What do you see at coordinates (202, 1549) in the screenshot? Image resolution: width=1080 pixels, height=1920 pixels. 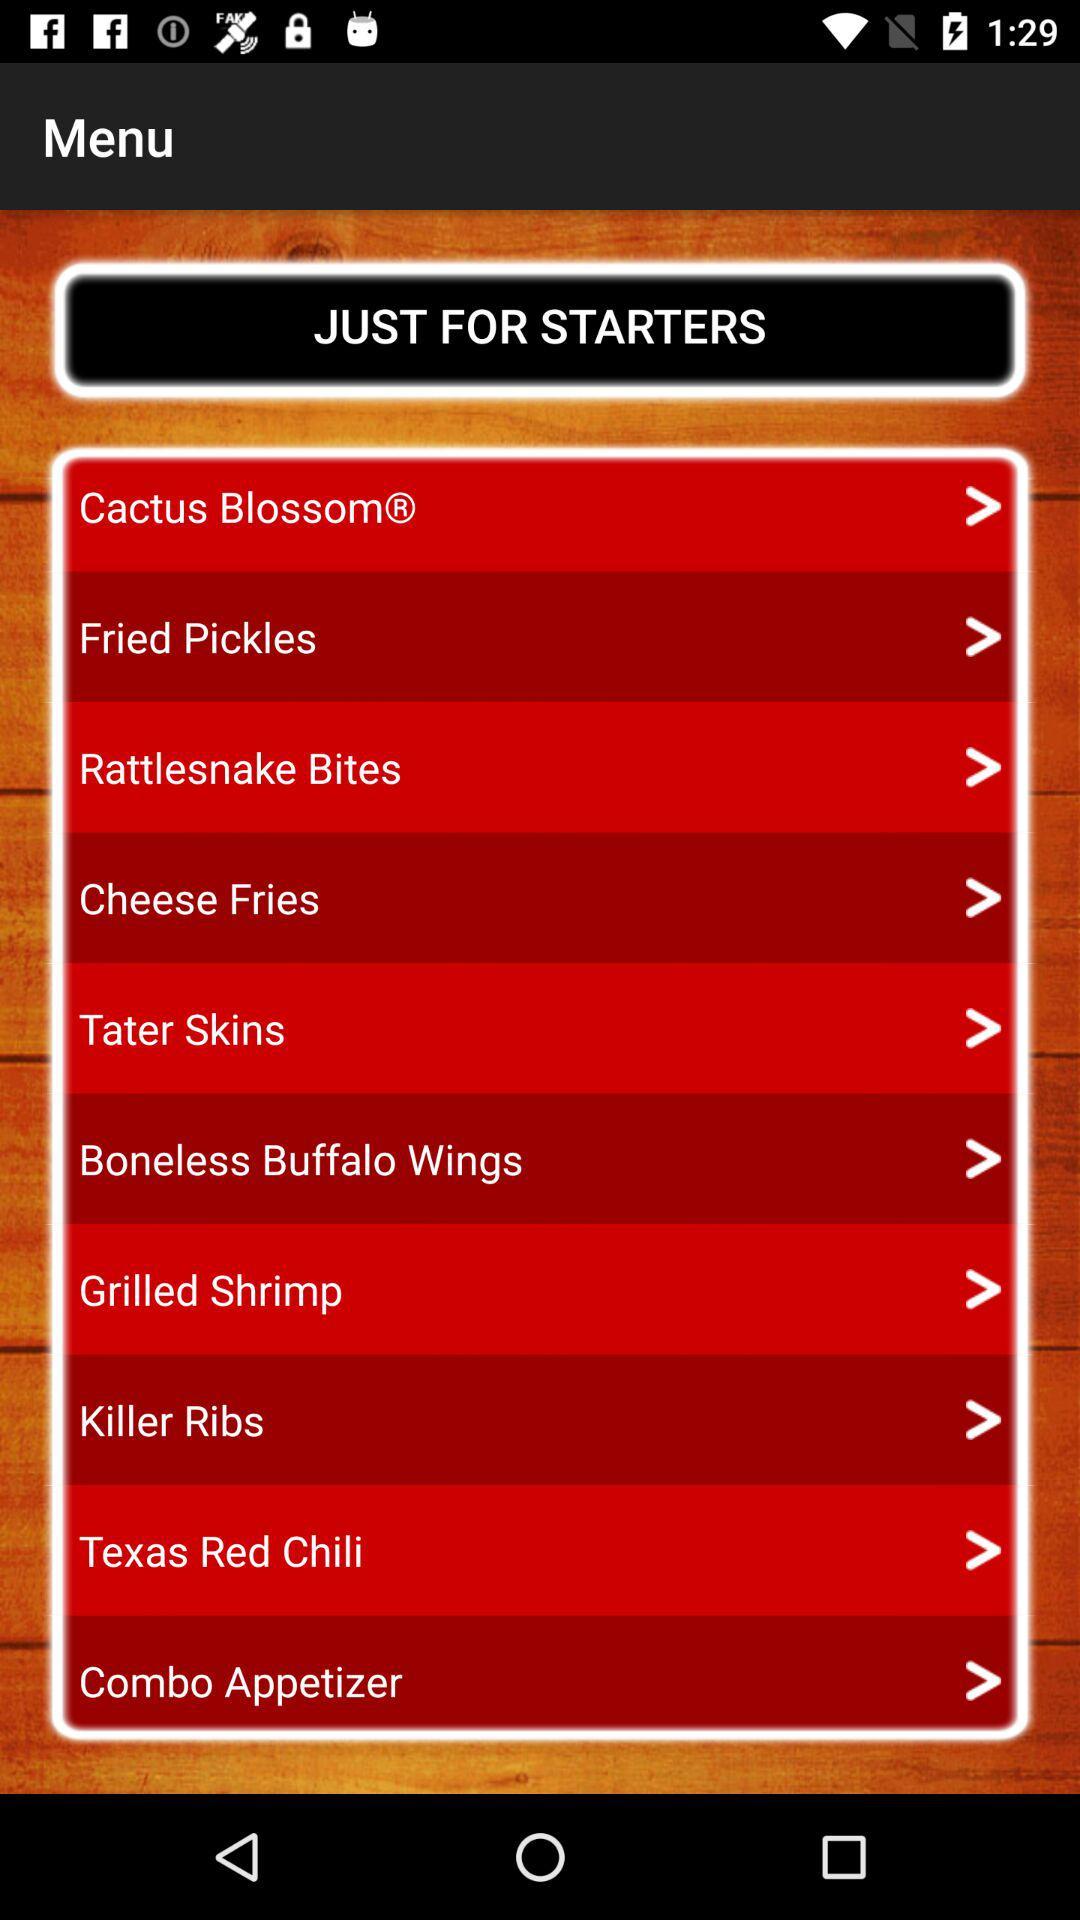 I see `the texas red chili app` at bounding box center [202, 1549].